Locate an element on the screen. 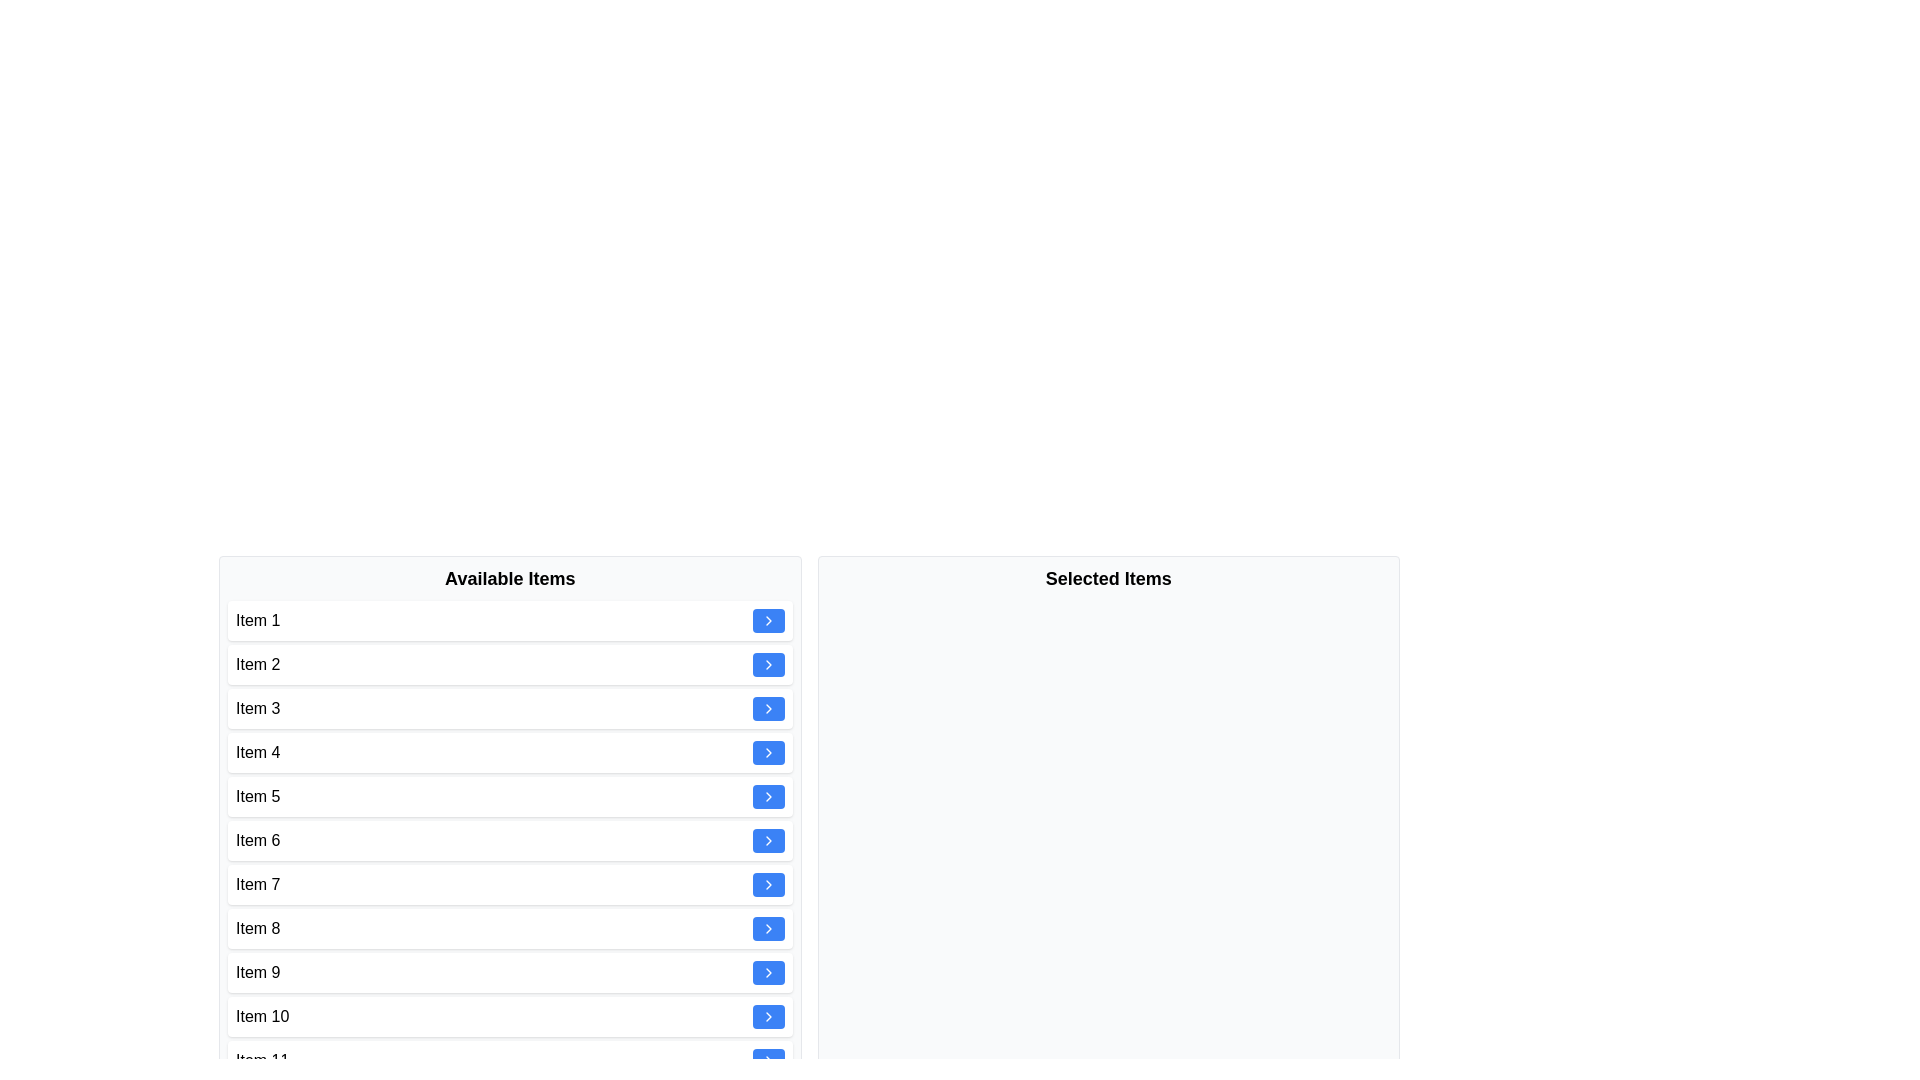 The height and width of the screenshot is (1080, 1920). the rounded blue button icon located at the bottom-right corner of the list under 'Available Items' to receive visual feedback is located at coordinates (767, 1059).